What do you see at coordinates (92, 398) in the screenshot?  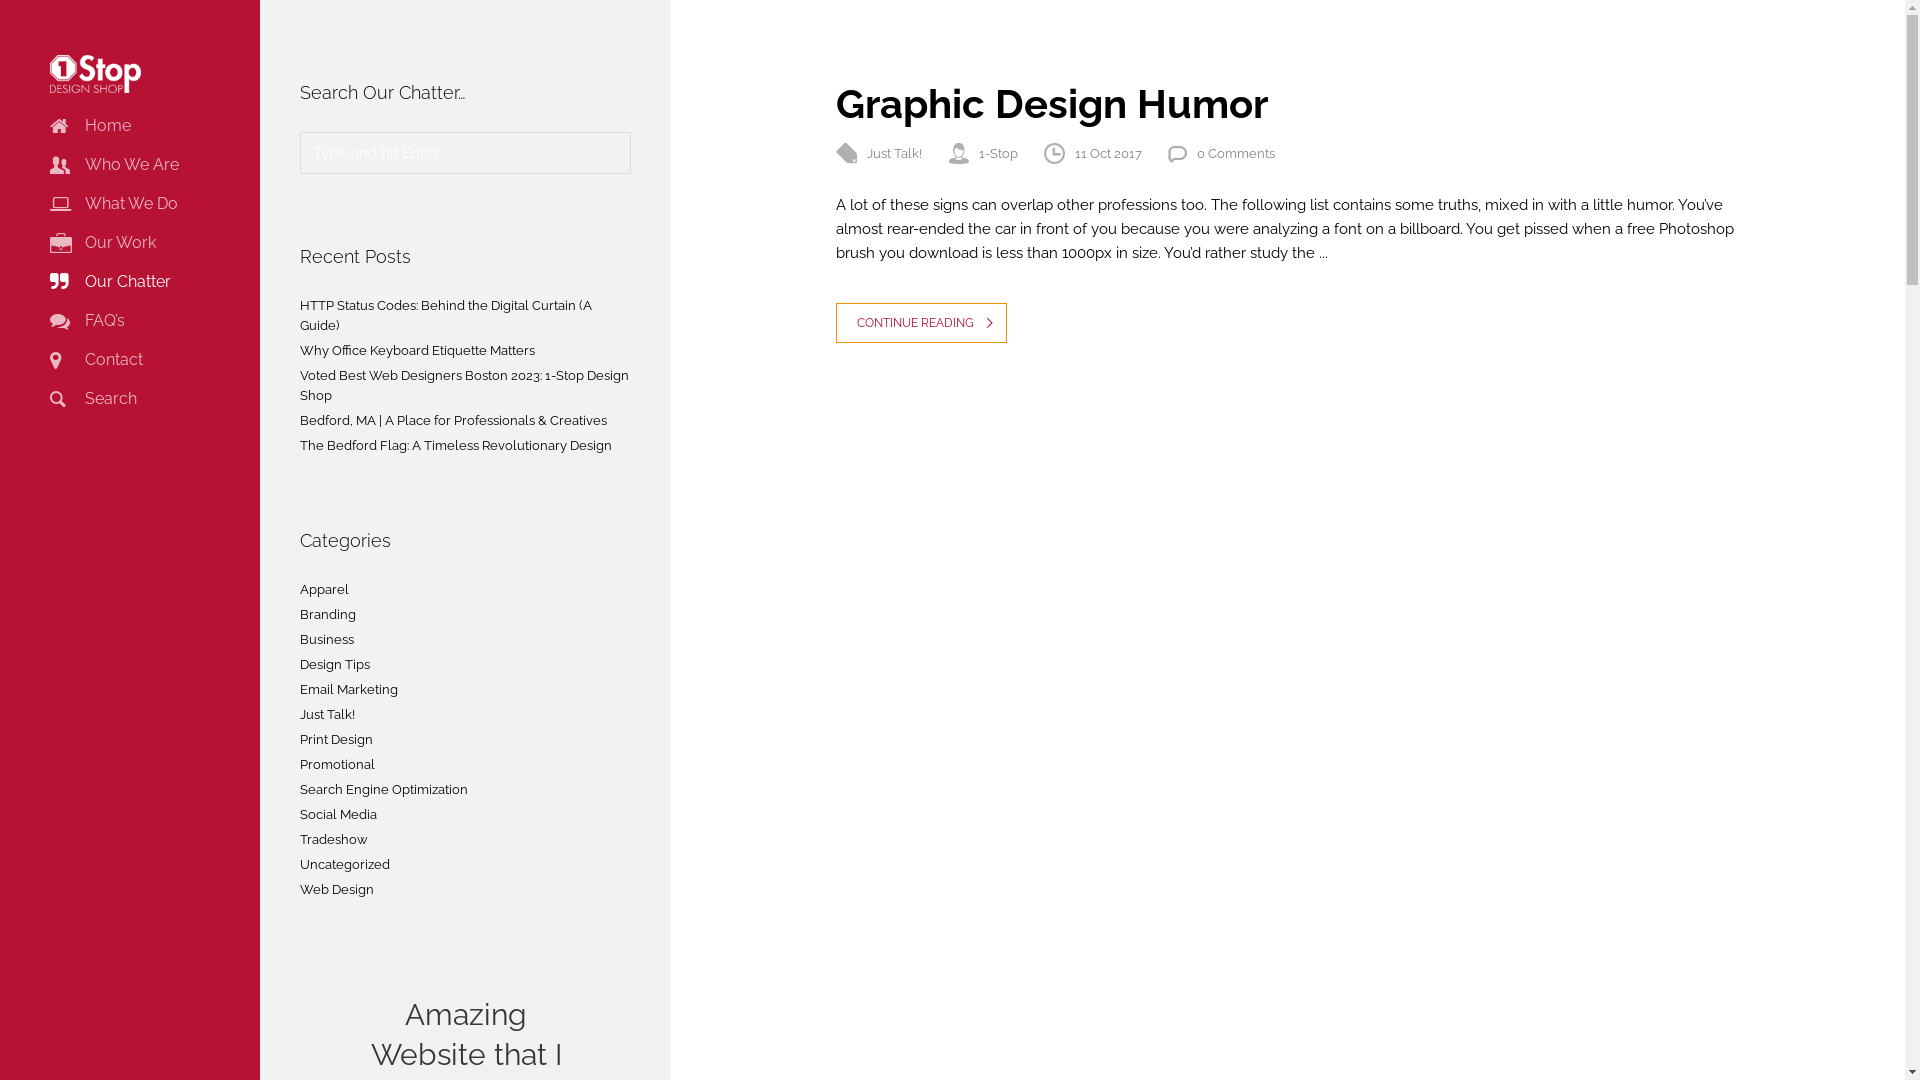 I see `'Search'` at bounding box center [92, 398].